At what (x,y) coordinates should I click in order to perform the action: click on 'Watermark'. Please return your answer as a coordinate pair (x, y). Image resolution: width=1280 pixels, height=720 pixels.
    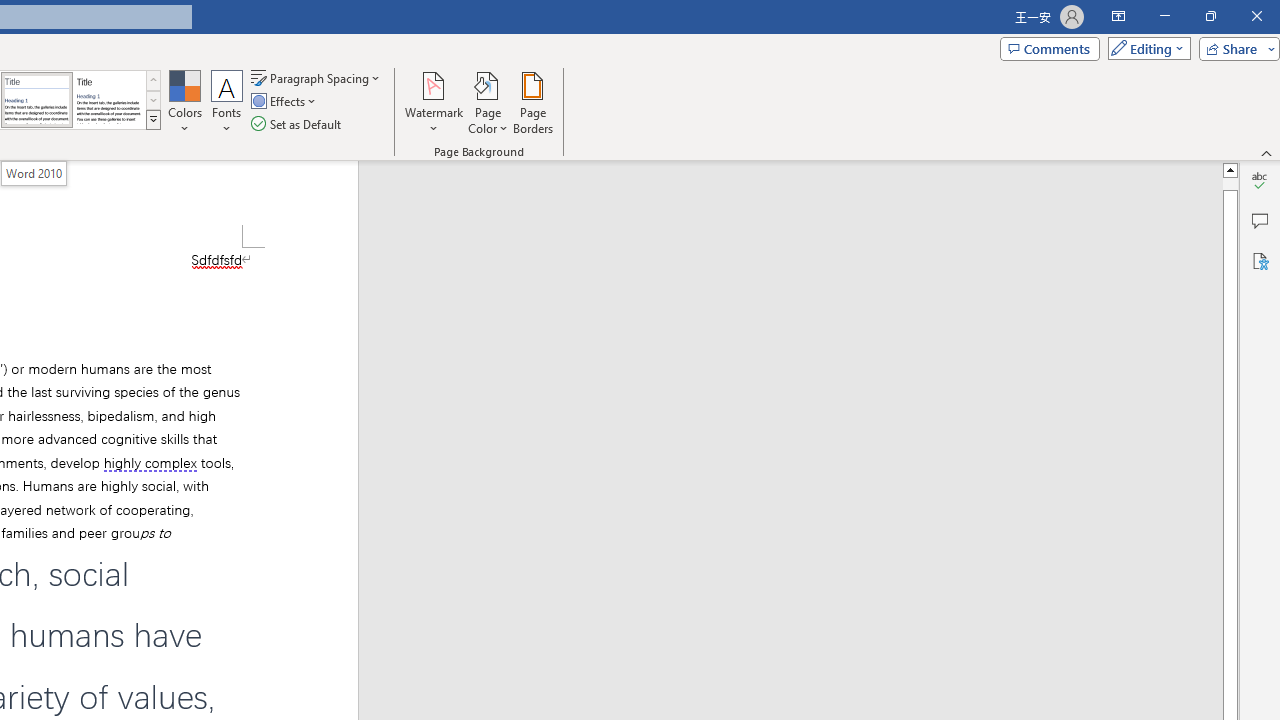
    Looking at the image, I should click on (433, 103).